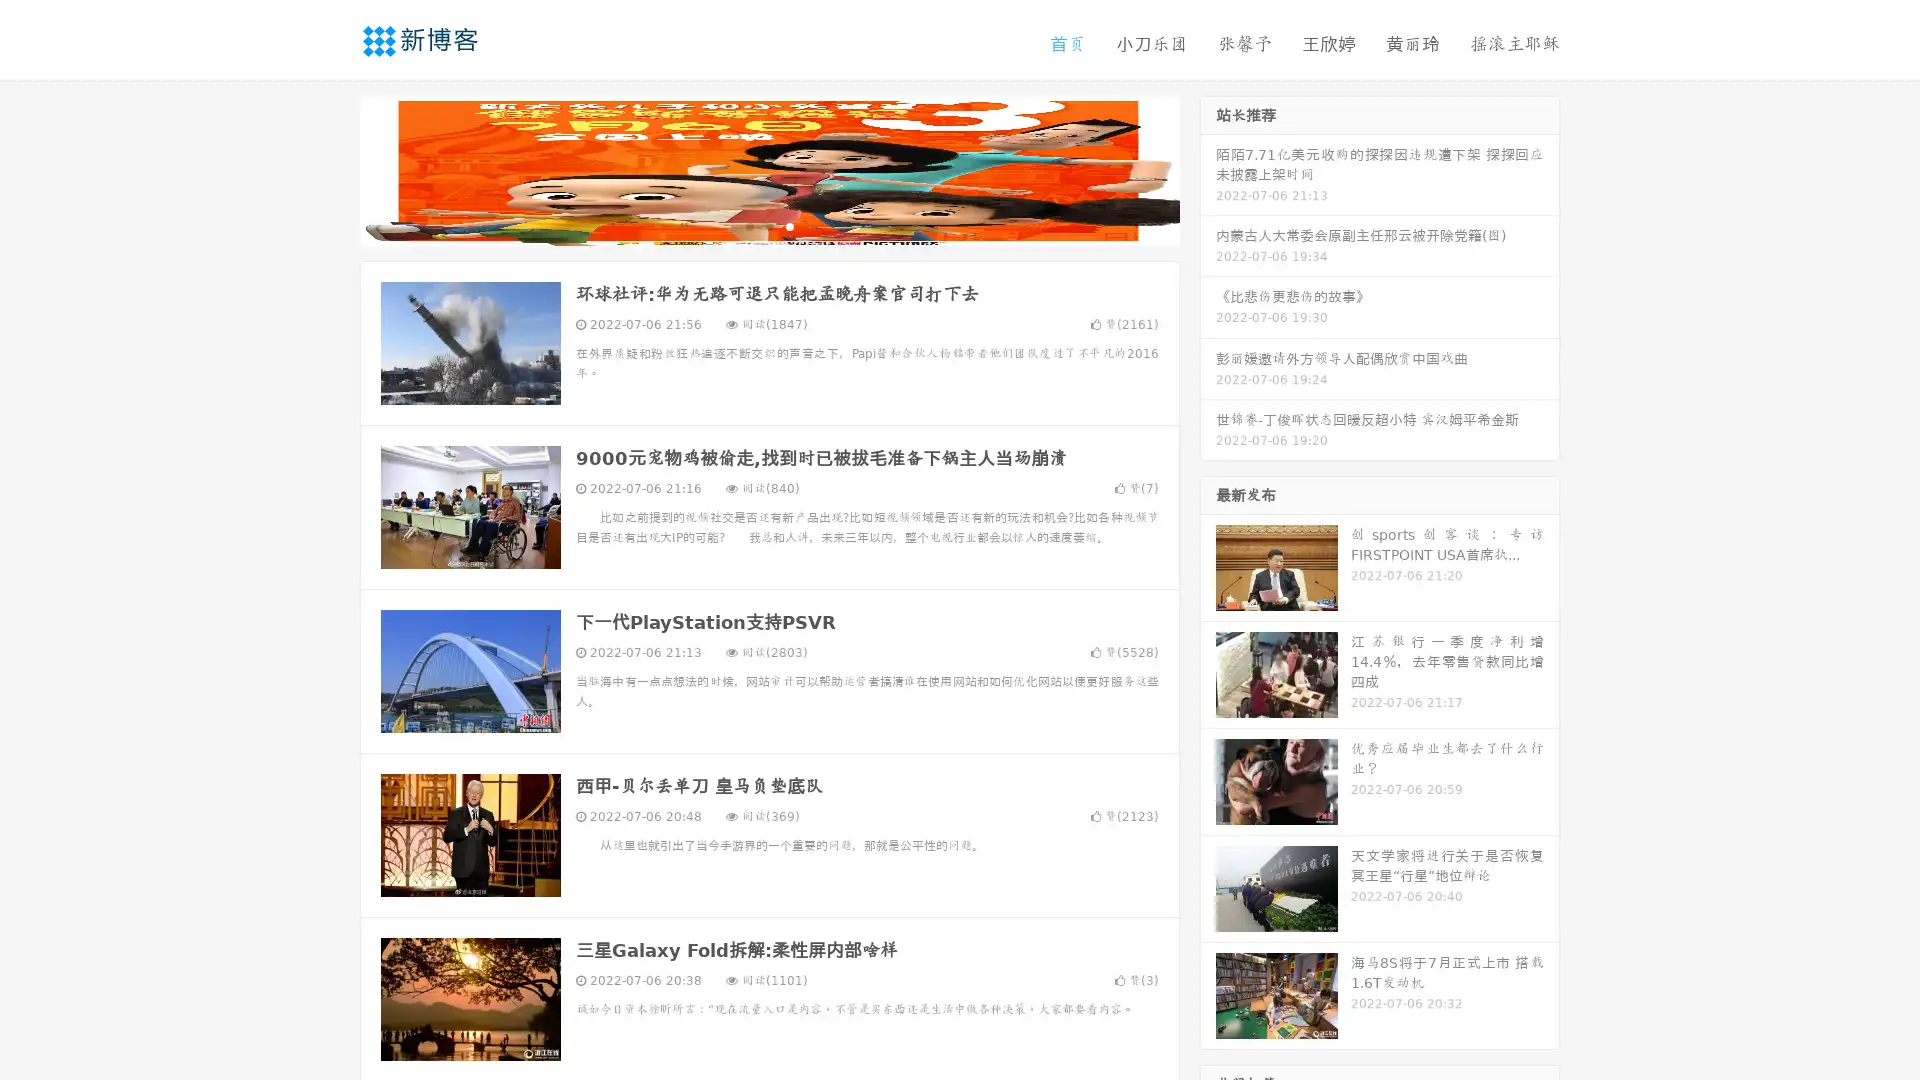  What do you see at coordinates (1208, 168) in the screenshot?
I see `Next slide` at bounding box center [1208, 168].